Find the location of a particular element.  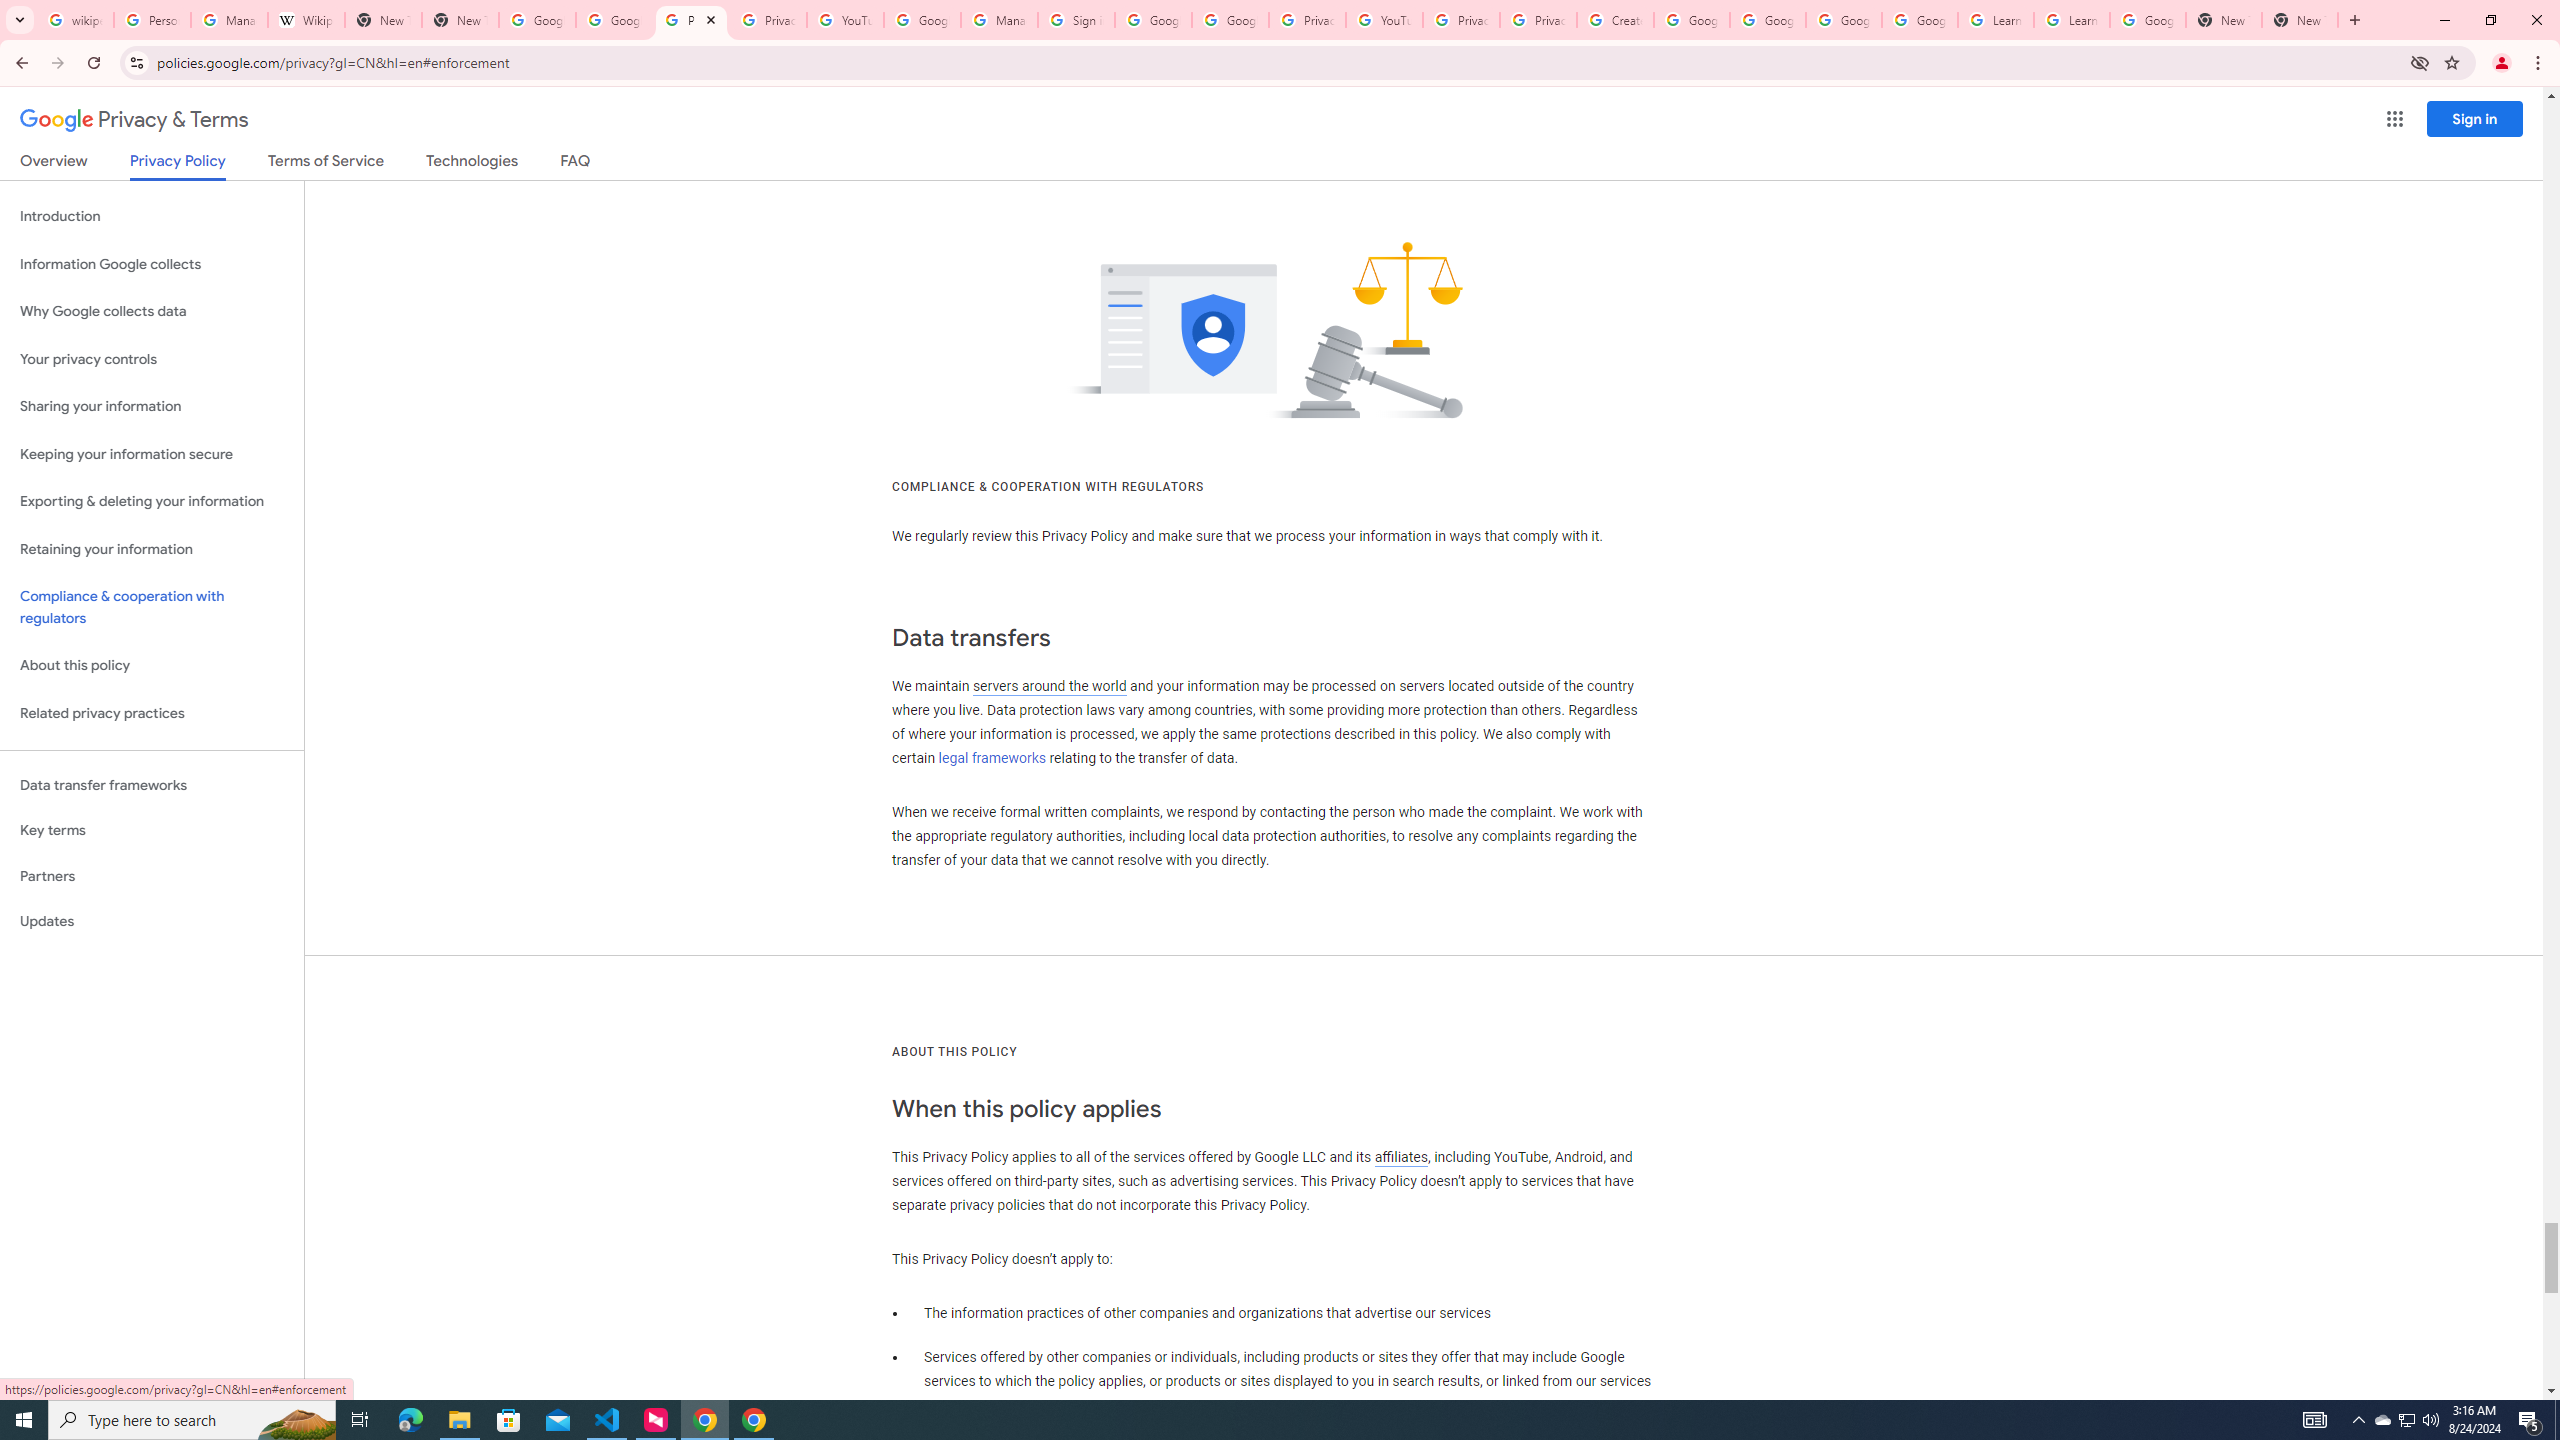

'Introduction' is located at coordinates (151, 215).